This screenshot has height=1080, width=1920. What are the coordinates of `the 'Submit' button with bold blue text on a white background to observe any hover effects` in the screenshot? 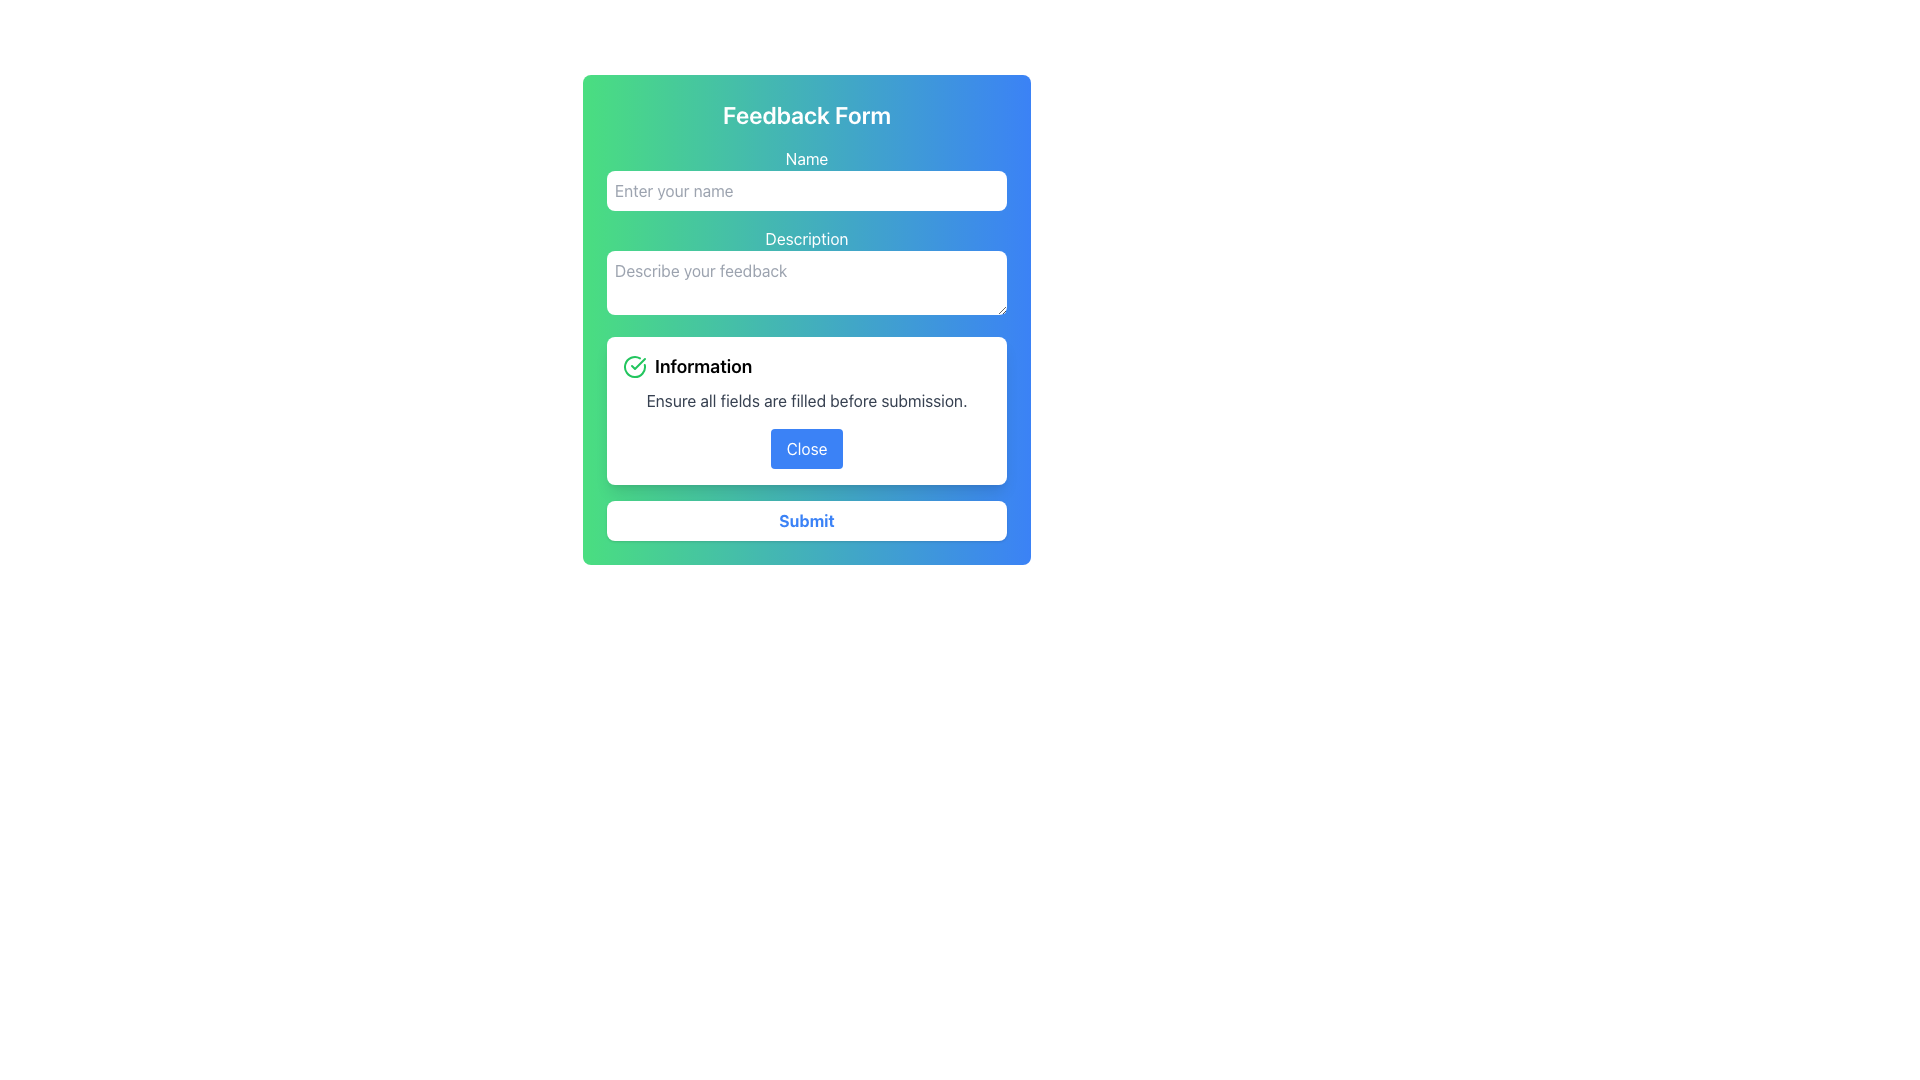 It's located at (806, 519).